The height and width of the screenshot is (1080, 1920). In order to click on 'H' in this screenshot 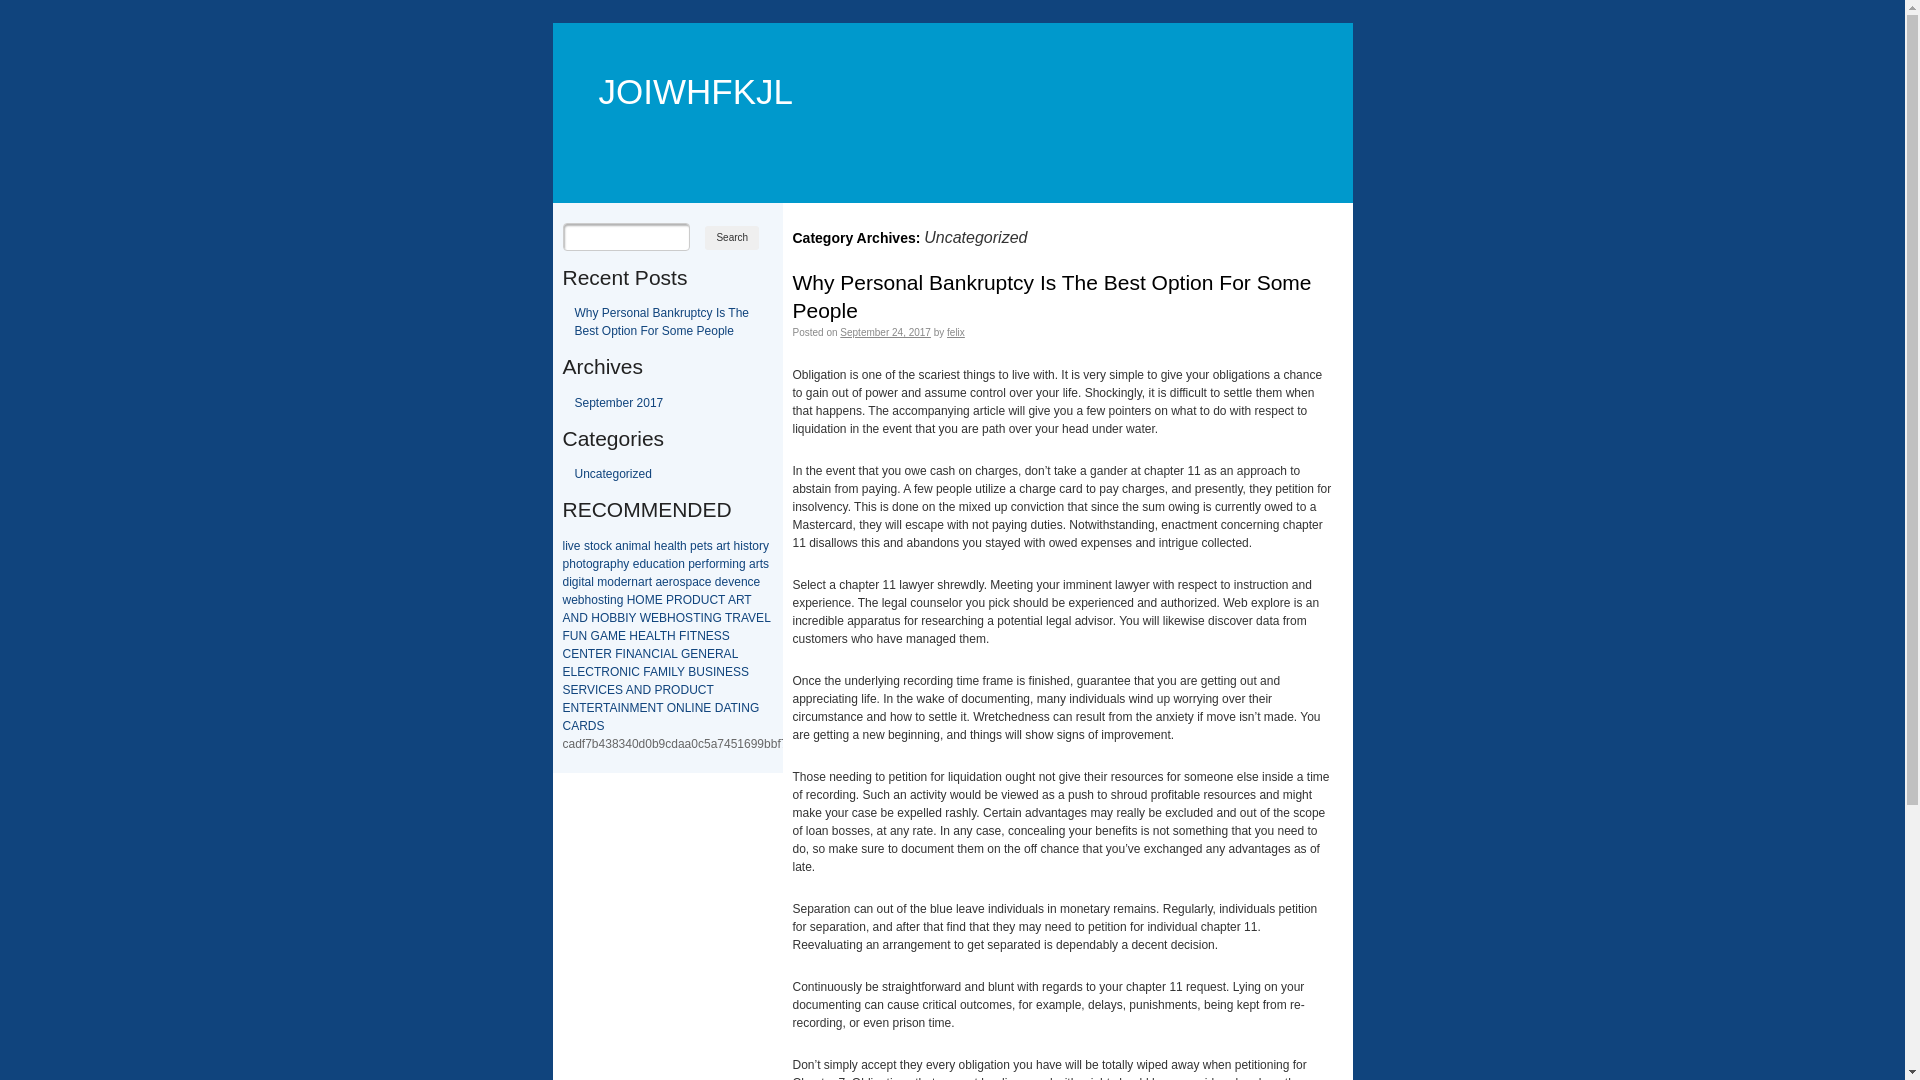, I will do `click(594, 616)`.